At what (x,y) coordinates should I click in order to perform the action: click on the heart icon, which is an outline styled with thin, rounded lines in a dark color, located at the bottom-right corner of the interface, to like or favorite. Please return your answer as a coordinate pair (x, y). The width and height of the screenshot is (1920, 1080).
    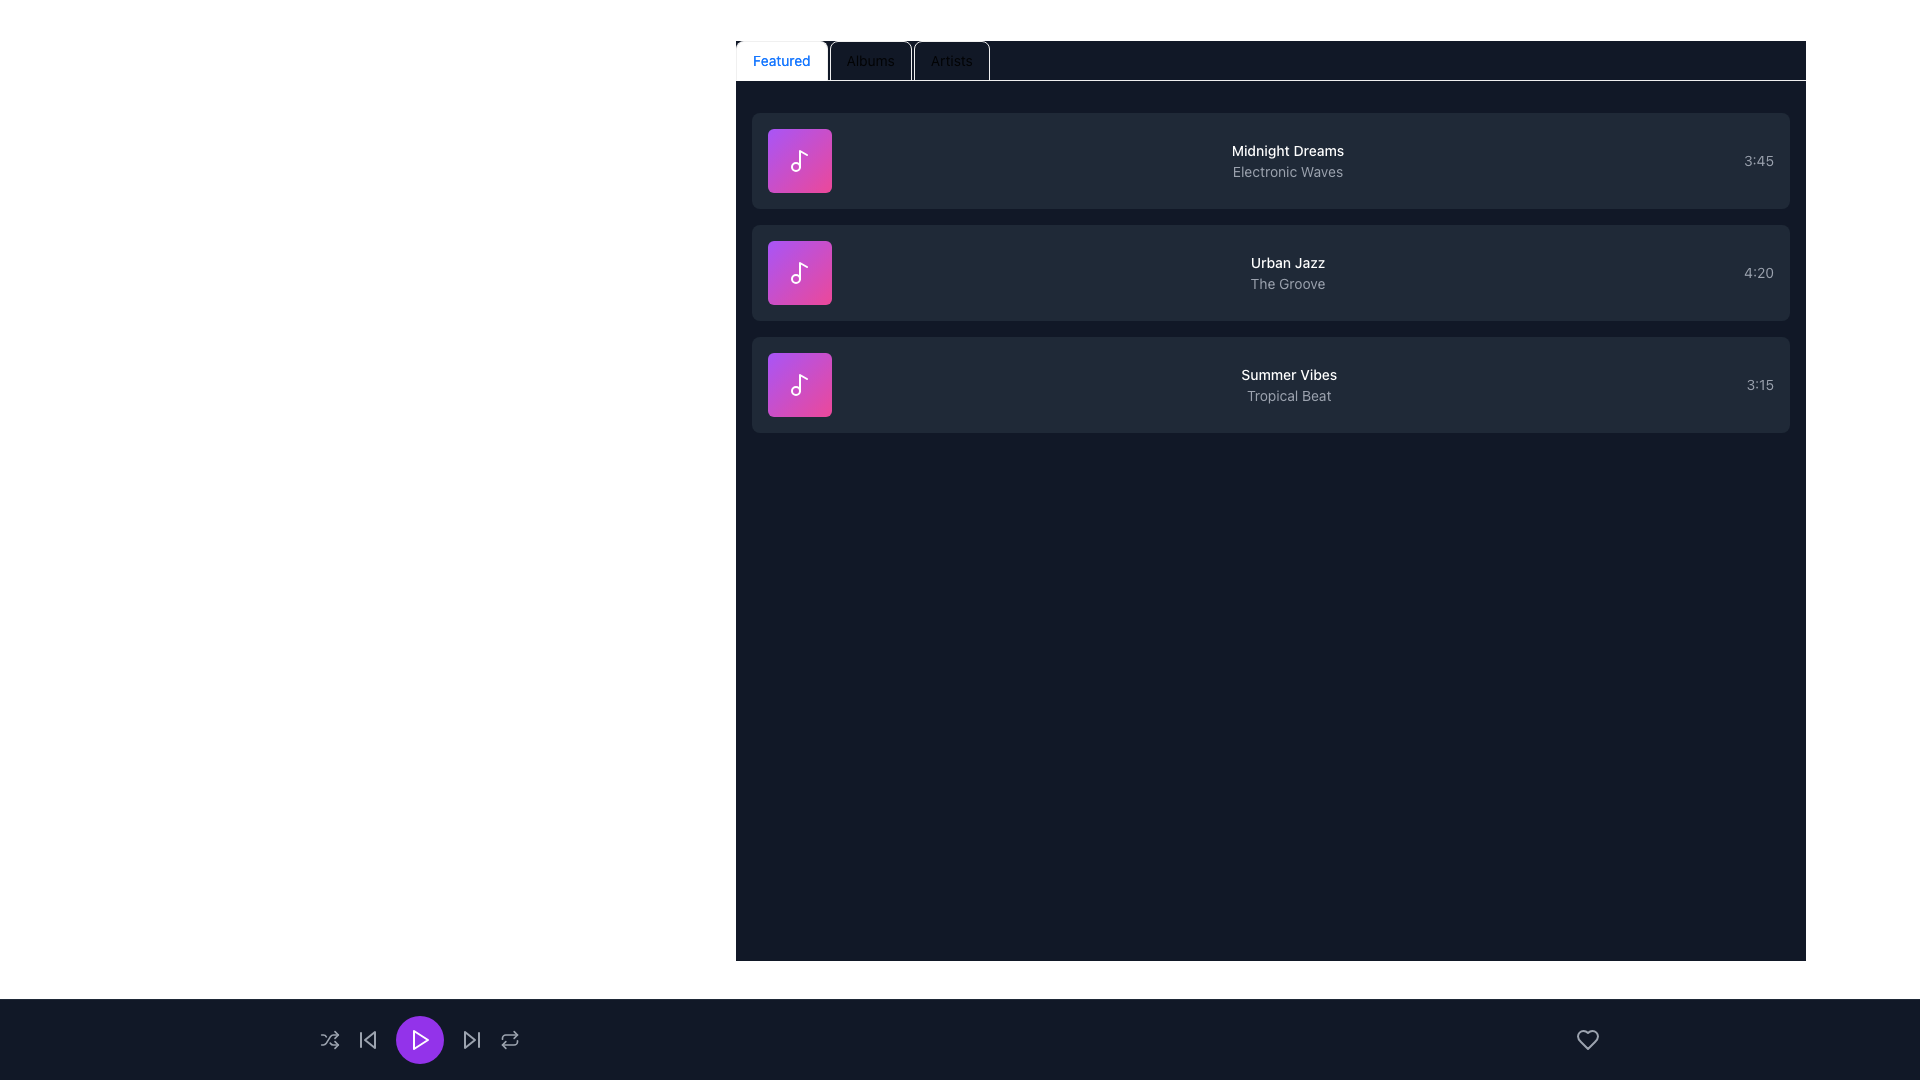
    Looking at the image, I should click on (1587, 1039).